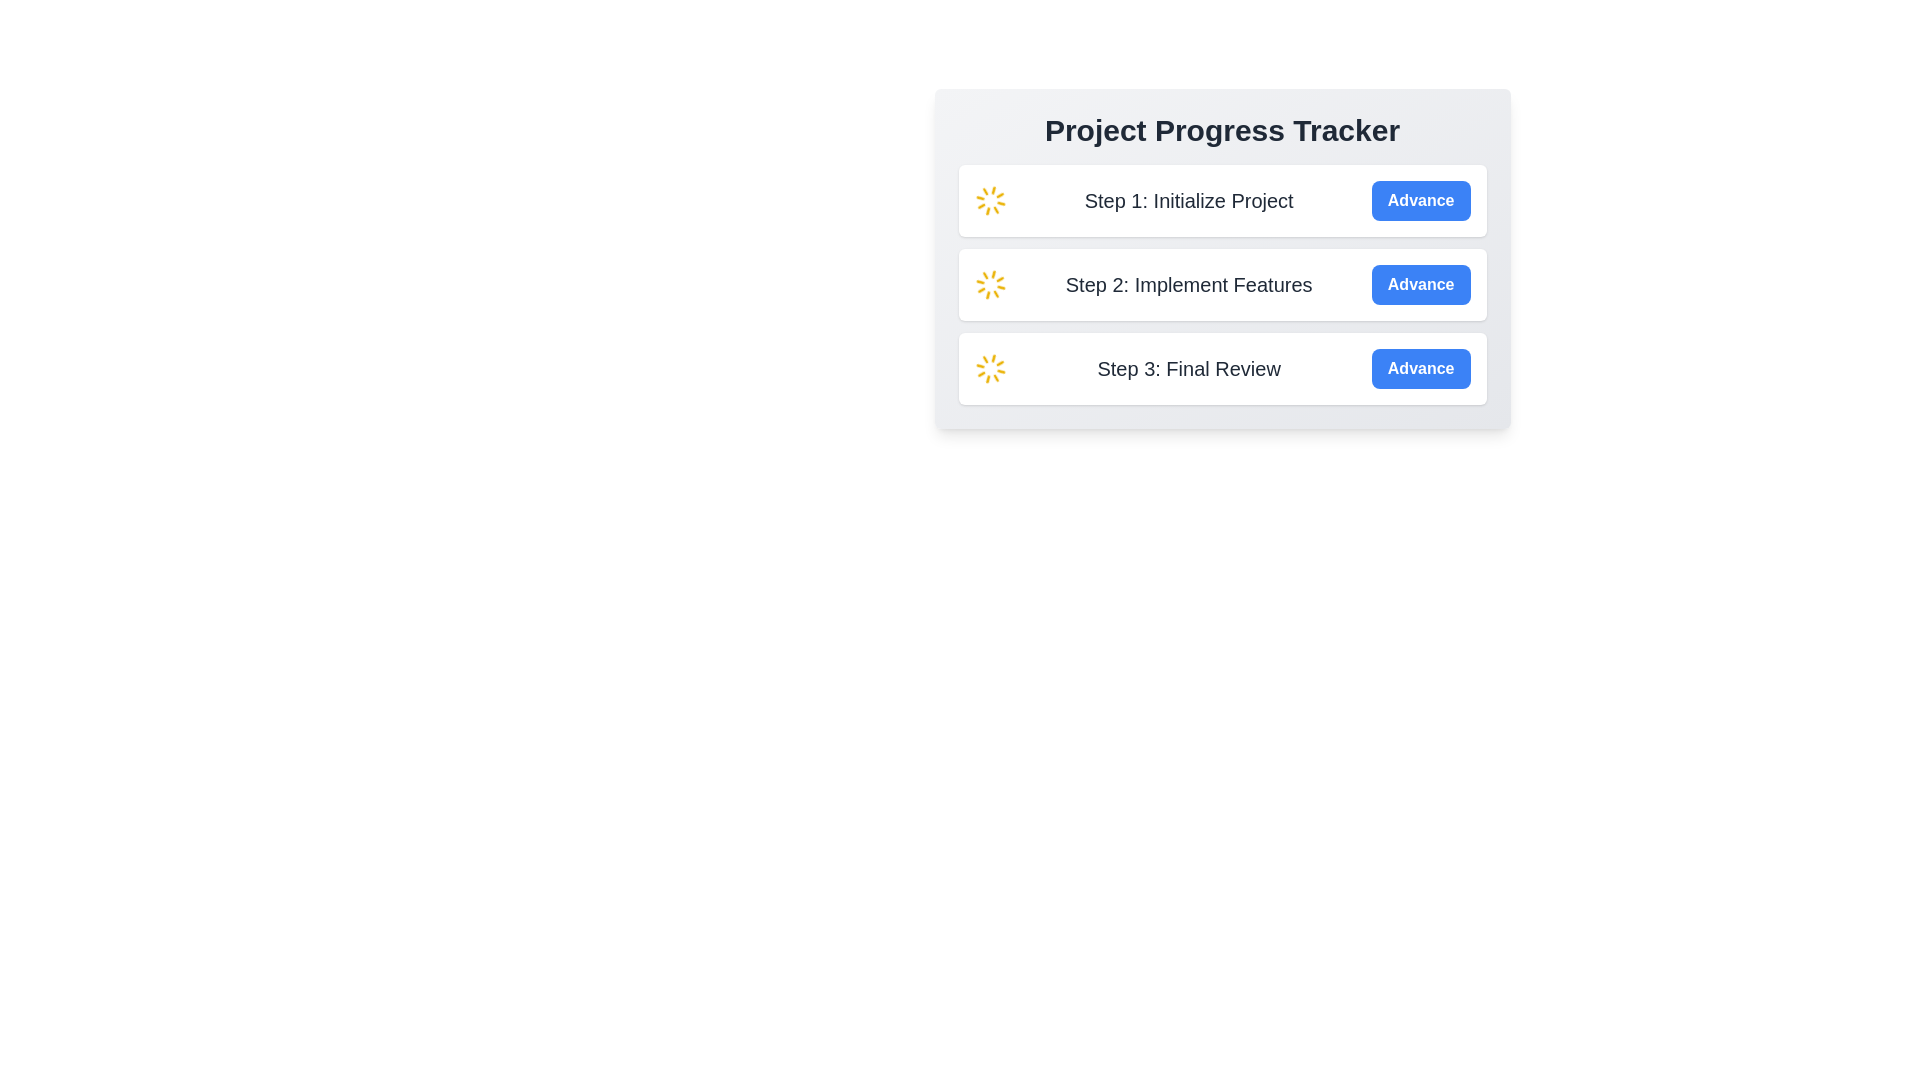 The width and height of the screenshot is (1920, 1080). What do you see at coordinates (1189, 200) in the screenshot?
I see `the Text Label that describes the first step in the 'Project Progress Tracker', located between the yellow spinning icon and the blue 'Advance' button` at bounding box center [1189, 200].